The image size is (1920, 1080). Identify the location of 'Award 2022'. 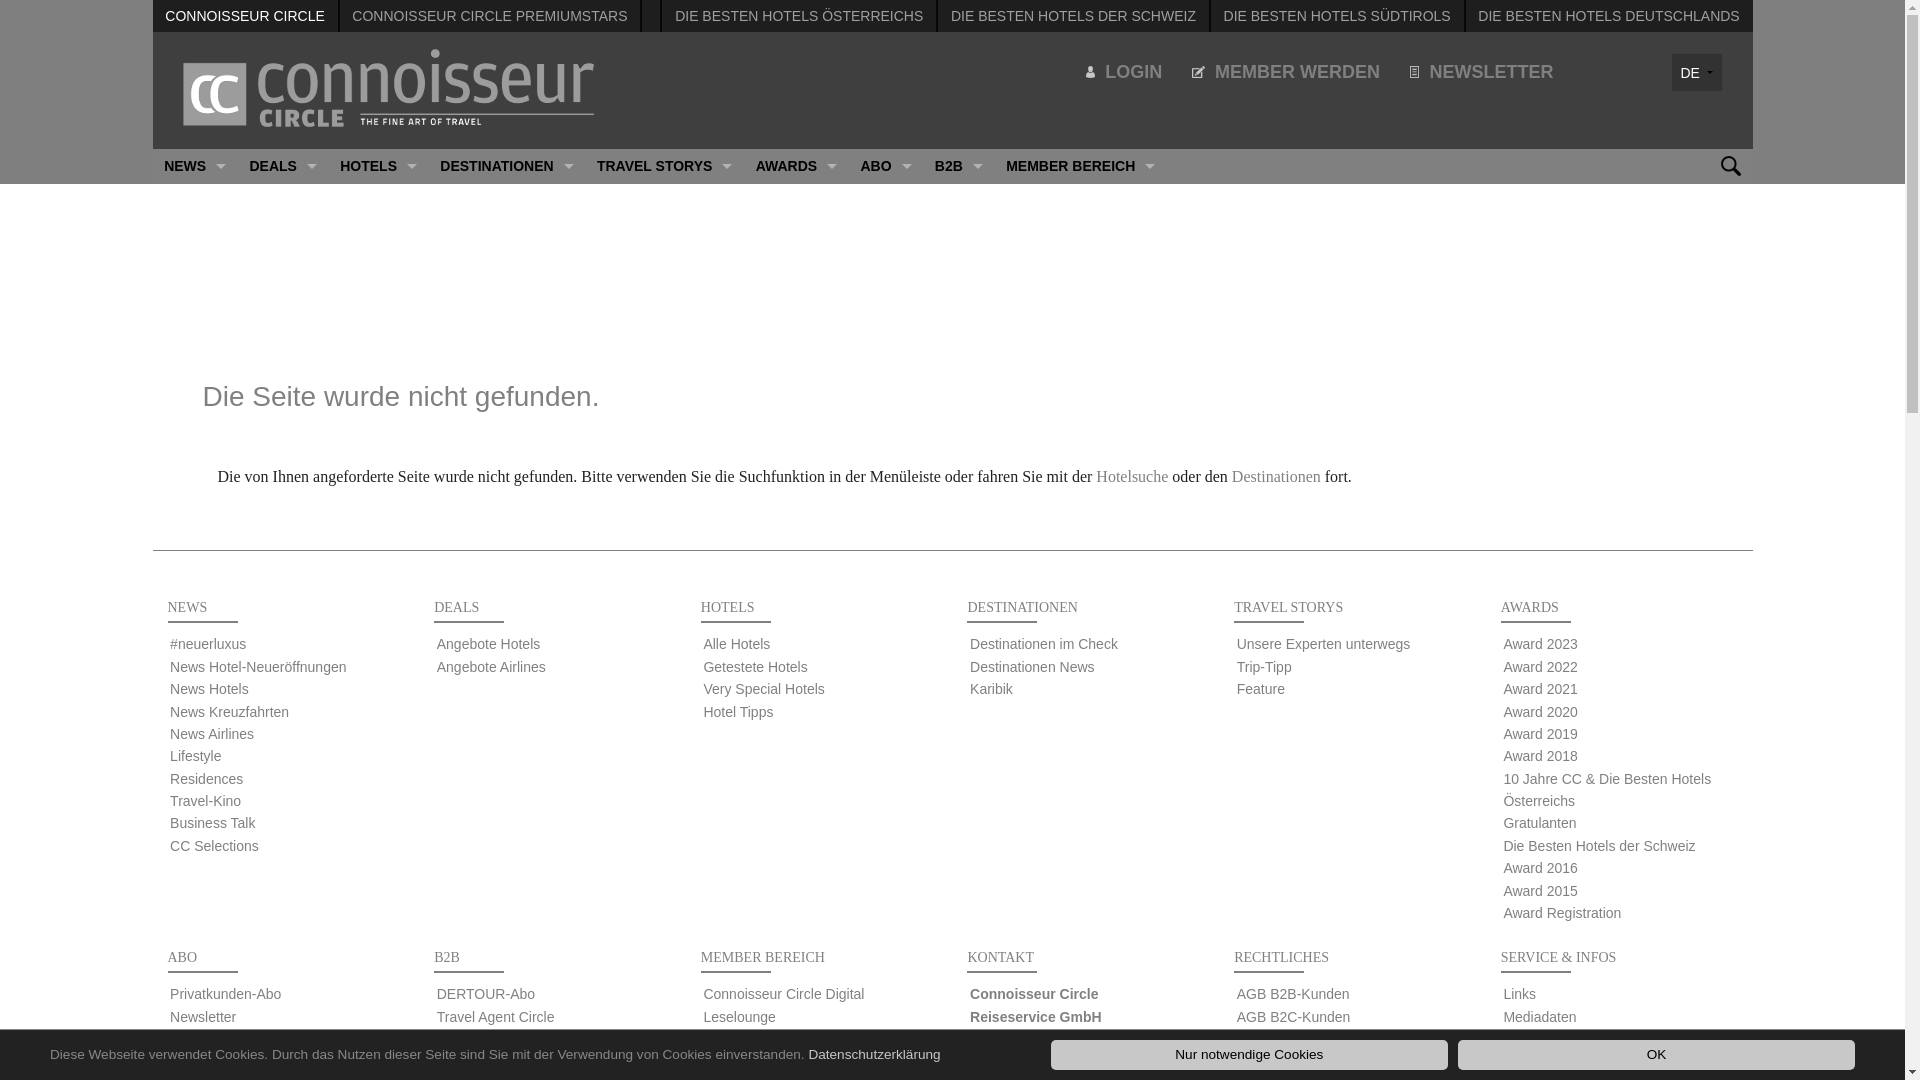
(1539, 667).